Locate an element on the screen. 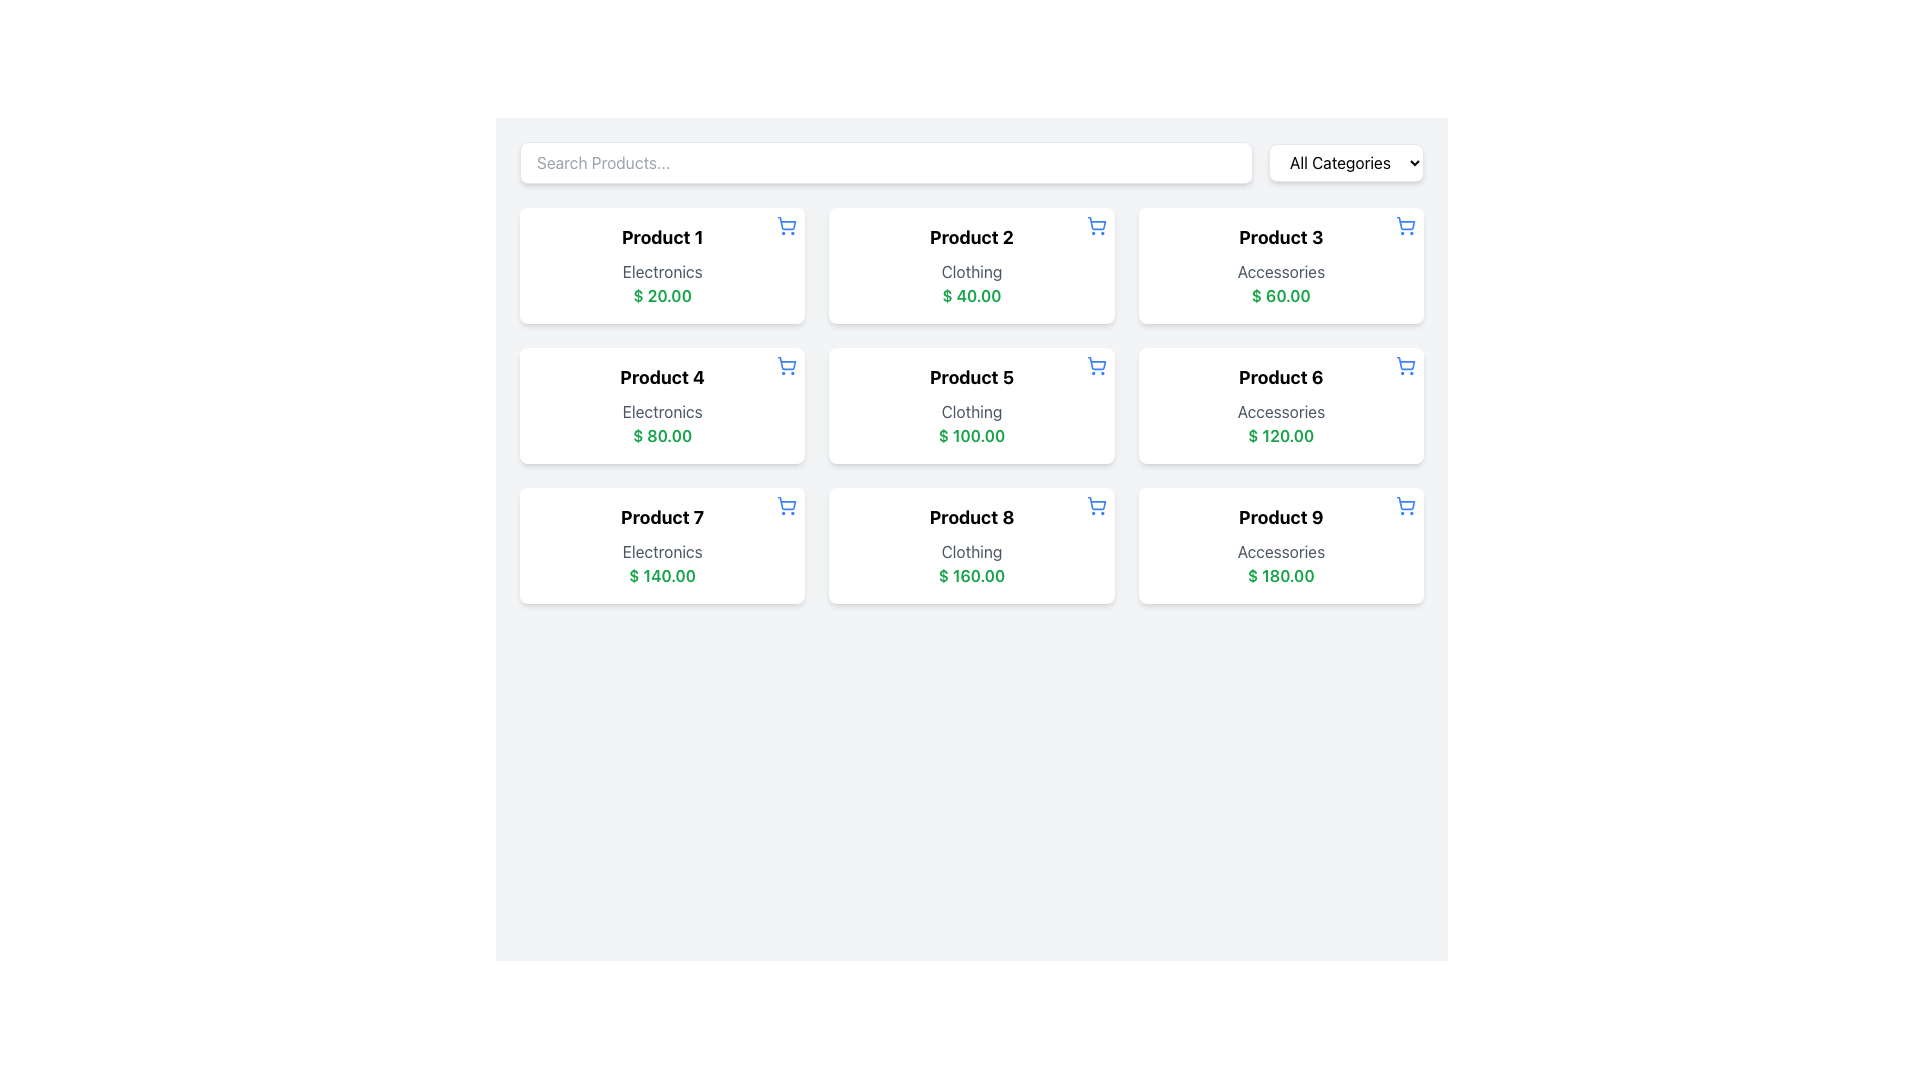 Image resolution: width=1920 pixels, height=1080 pixels. the blue shopping cart icon button located at the top-right corner of the 'Product 3' card is located at coordinates (1405, 225).